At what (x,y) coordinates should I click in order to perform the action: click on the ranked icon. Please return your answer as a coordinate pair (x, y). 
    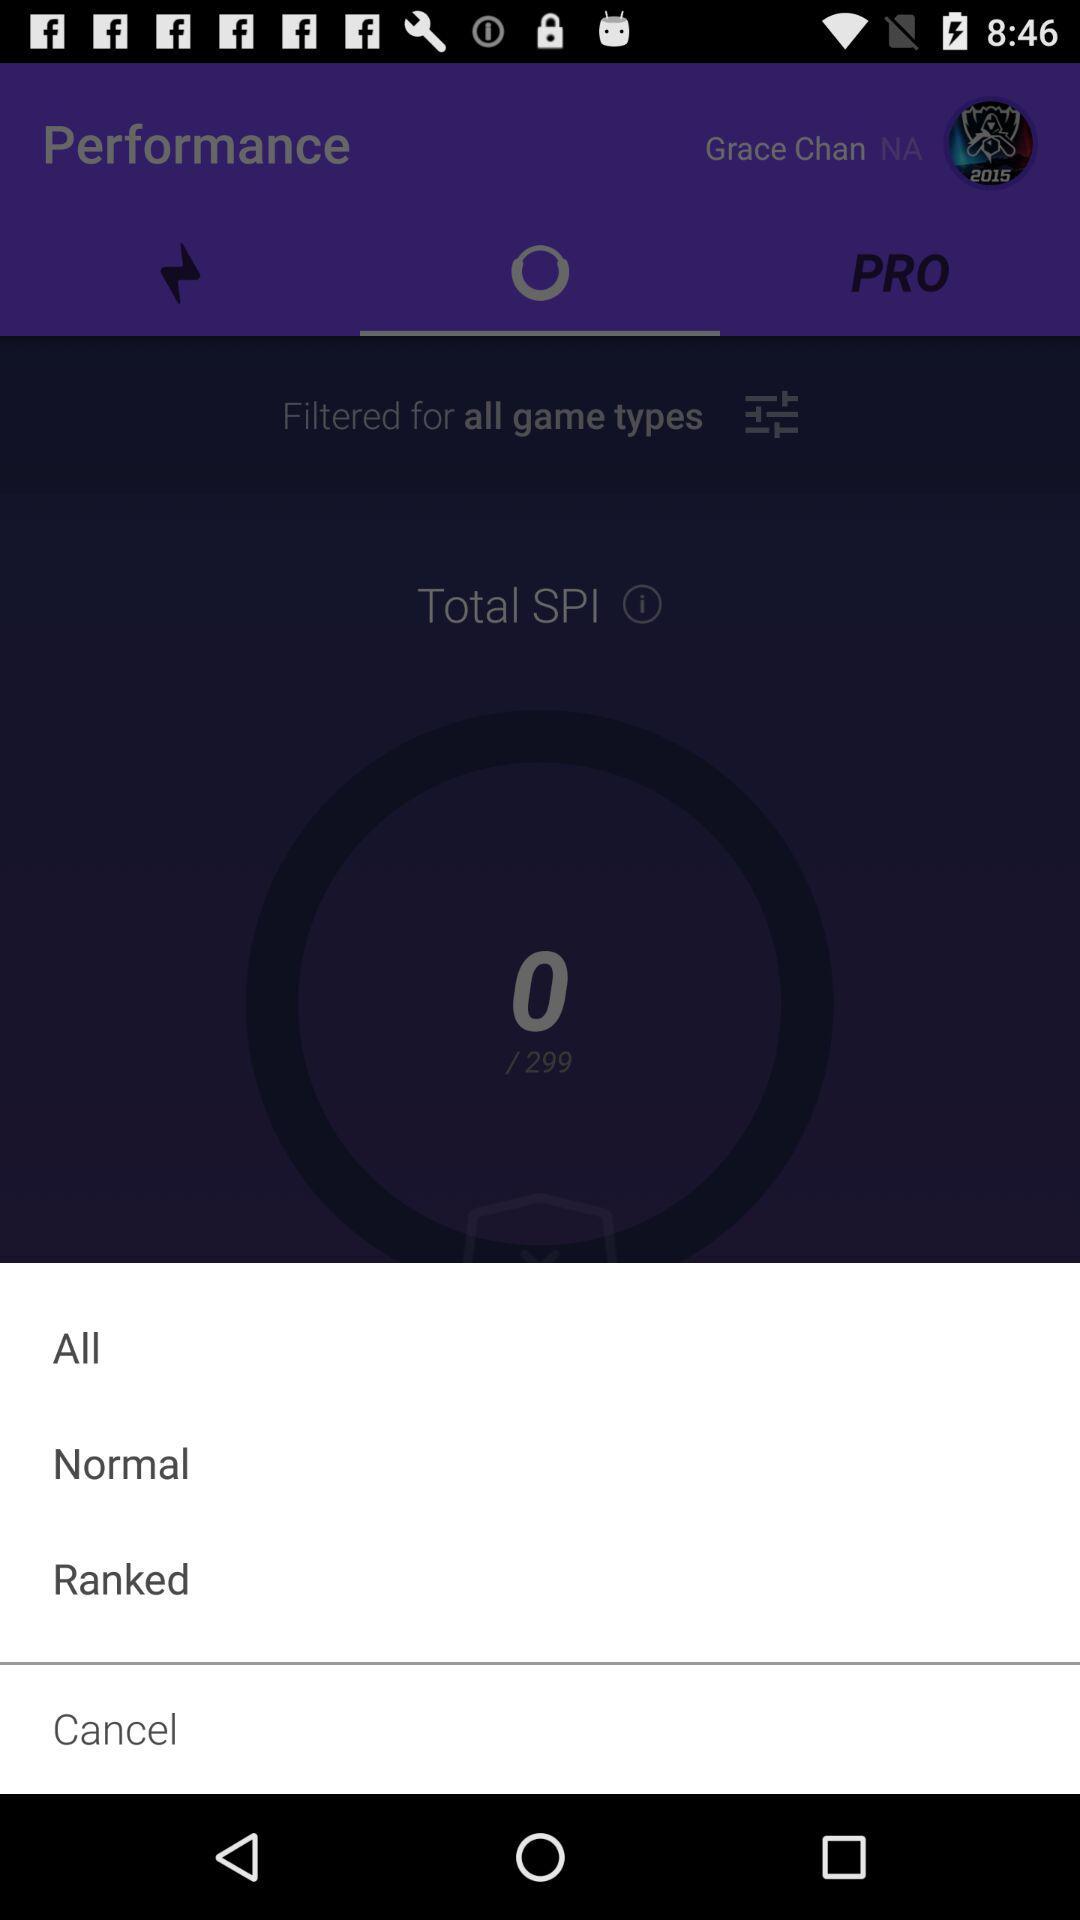
    Looking at the image, I should click on (540, 1577).